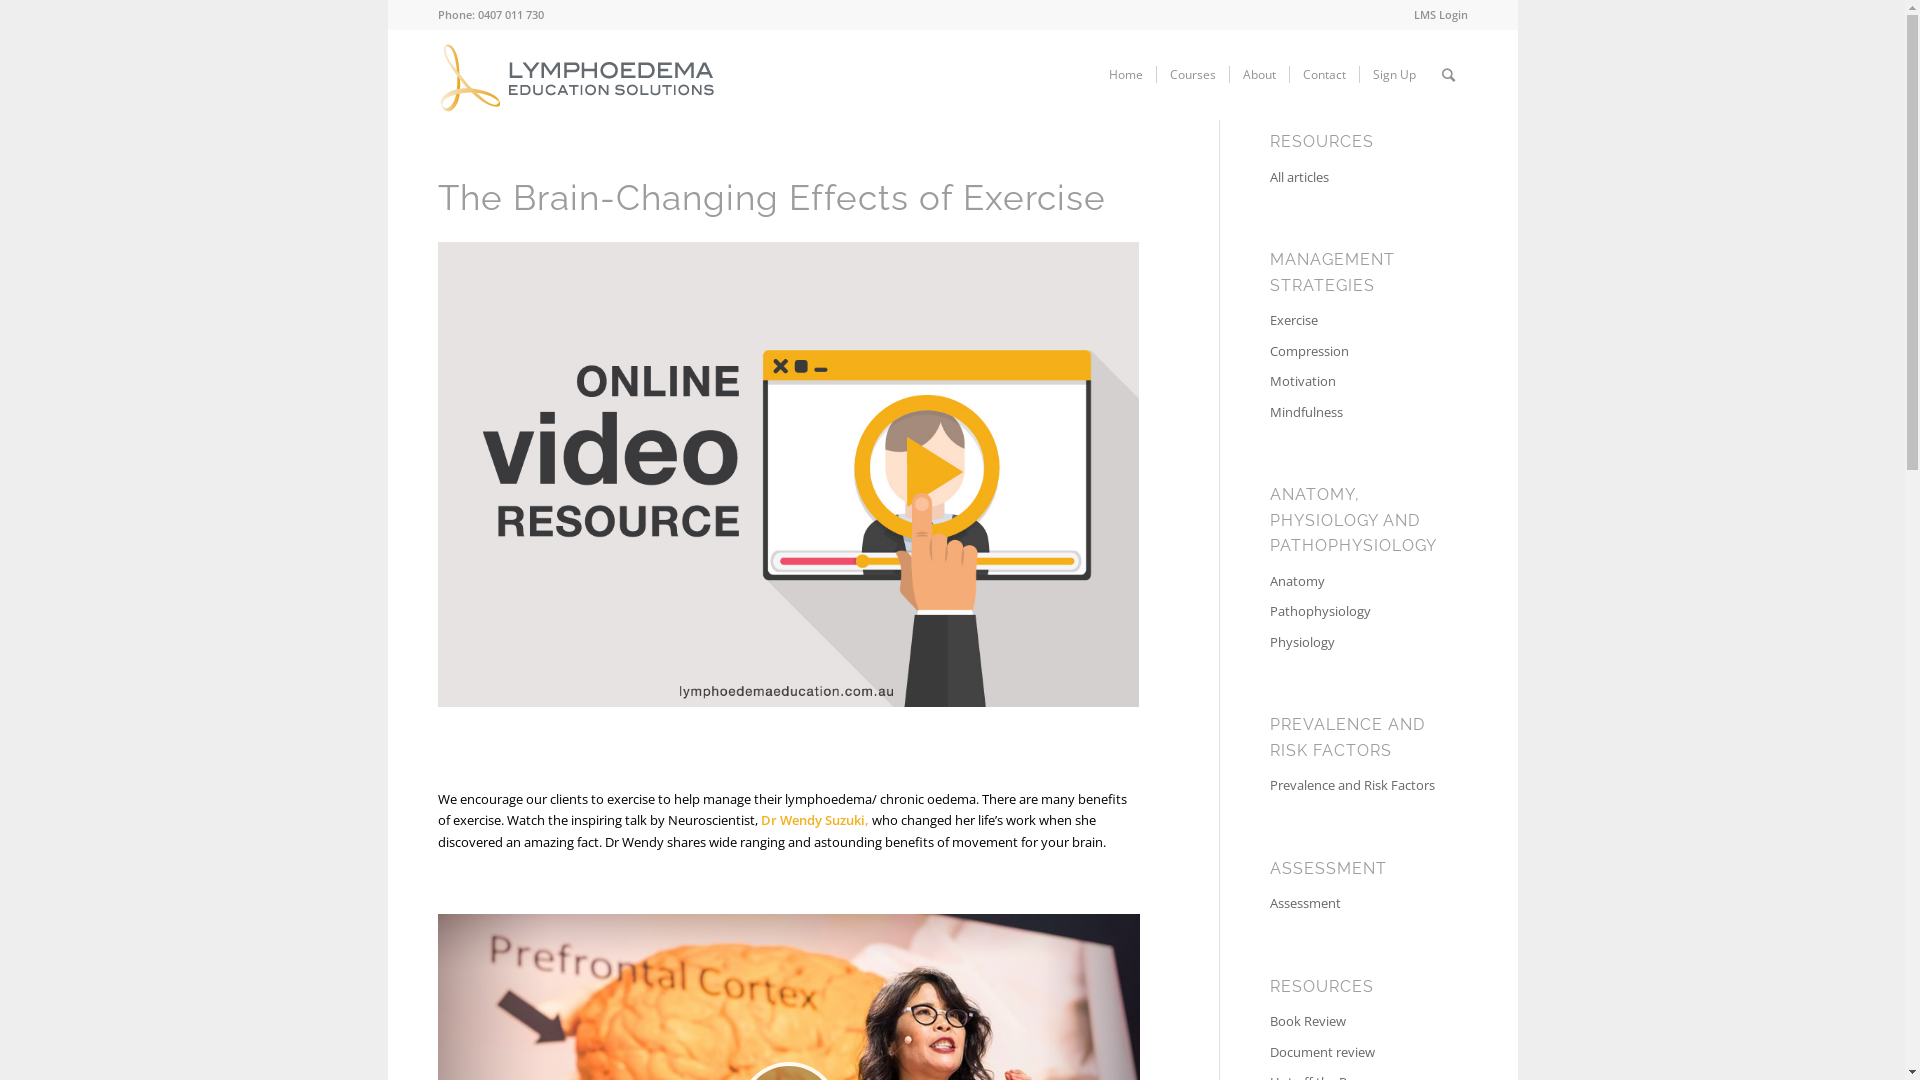  What do you see at coordinates (1353, 903) in the screenshot?
I see `'Assessment'` at bounding box center [1353, 903].